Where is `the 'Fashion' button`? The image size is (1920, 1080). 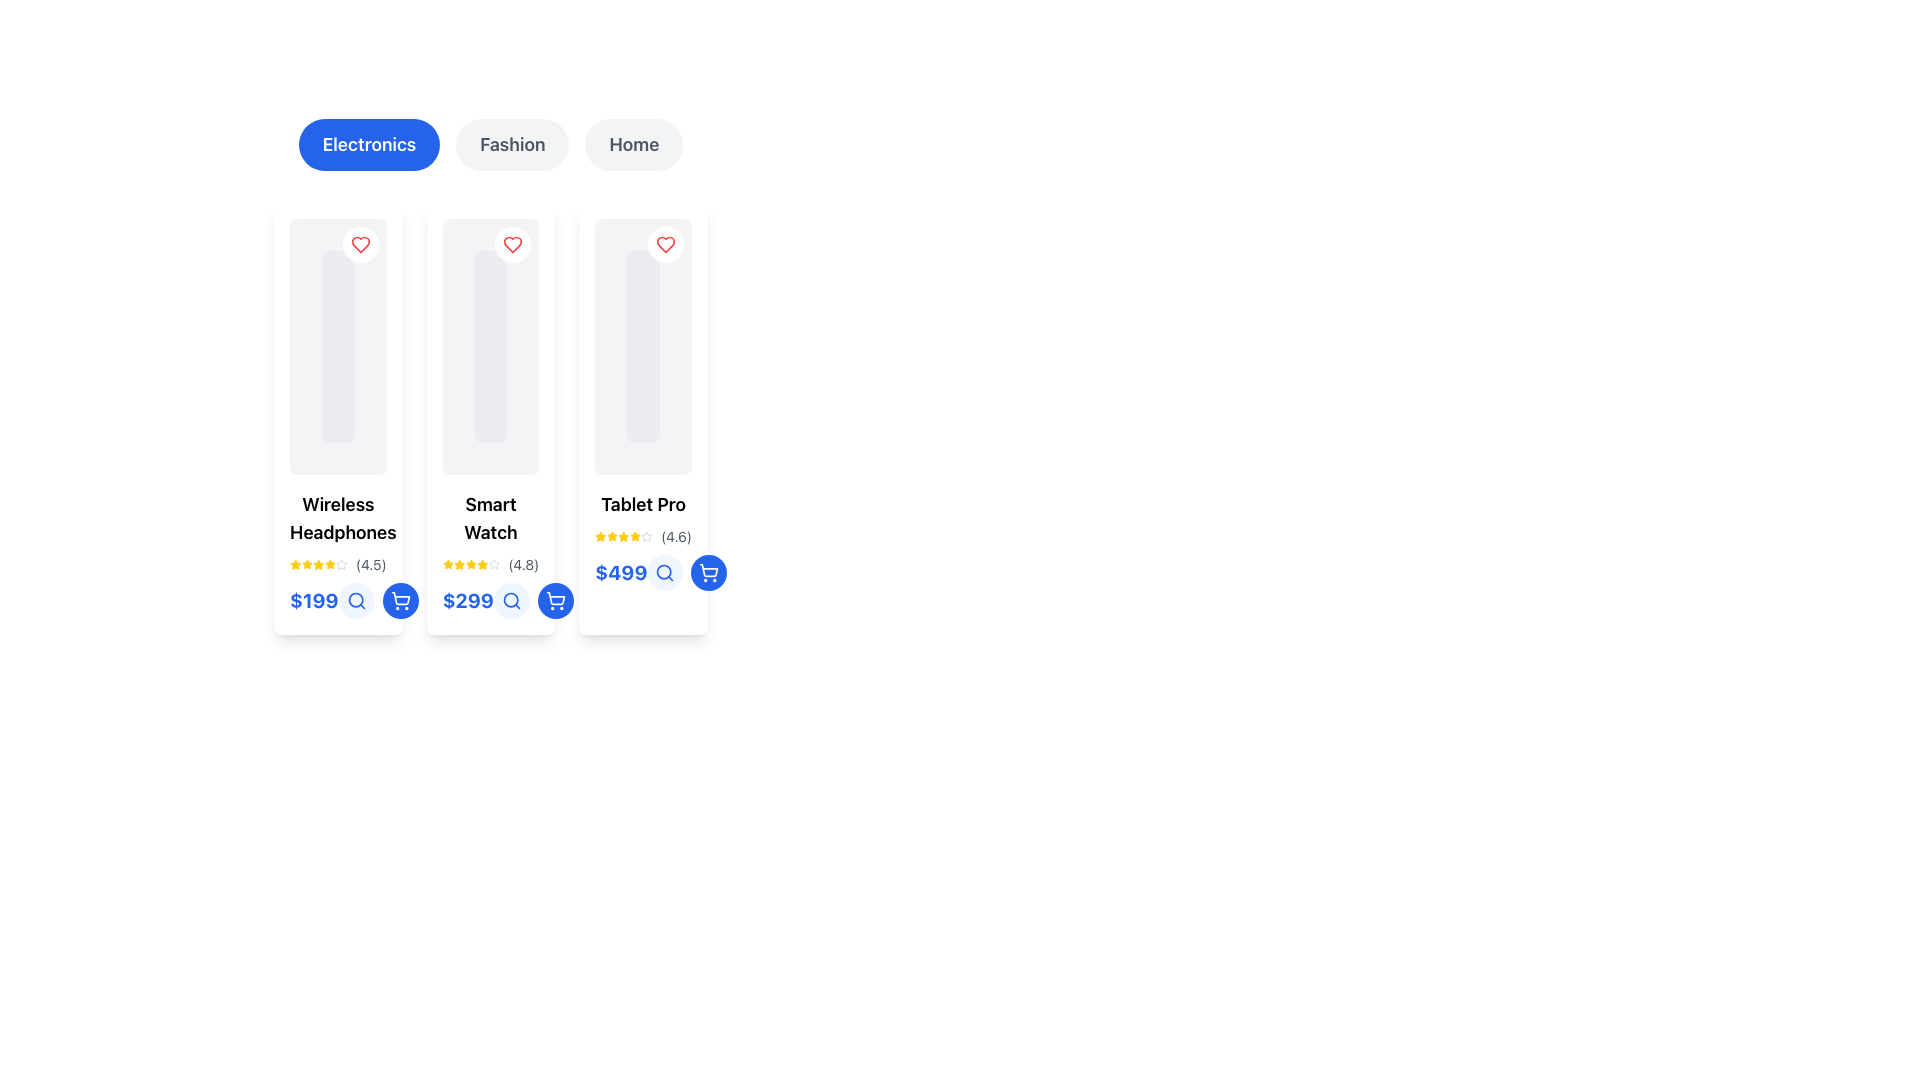 the 'Fashion' button is located at coordinates (512, 144).